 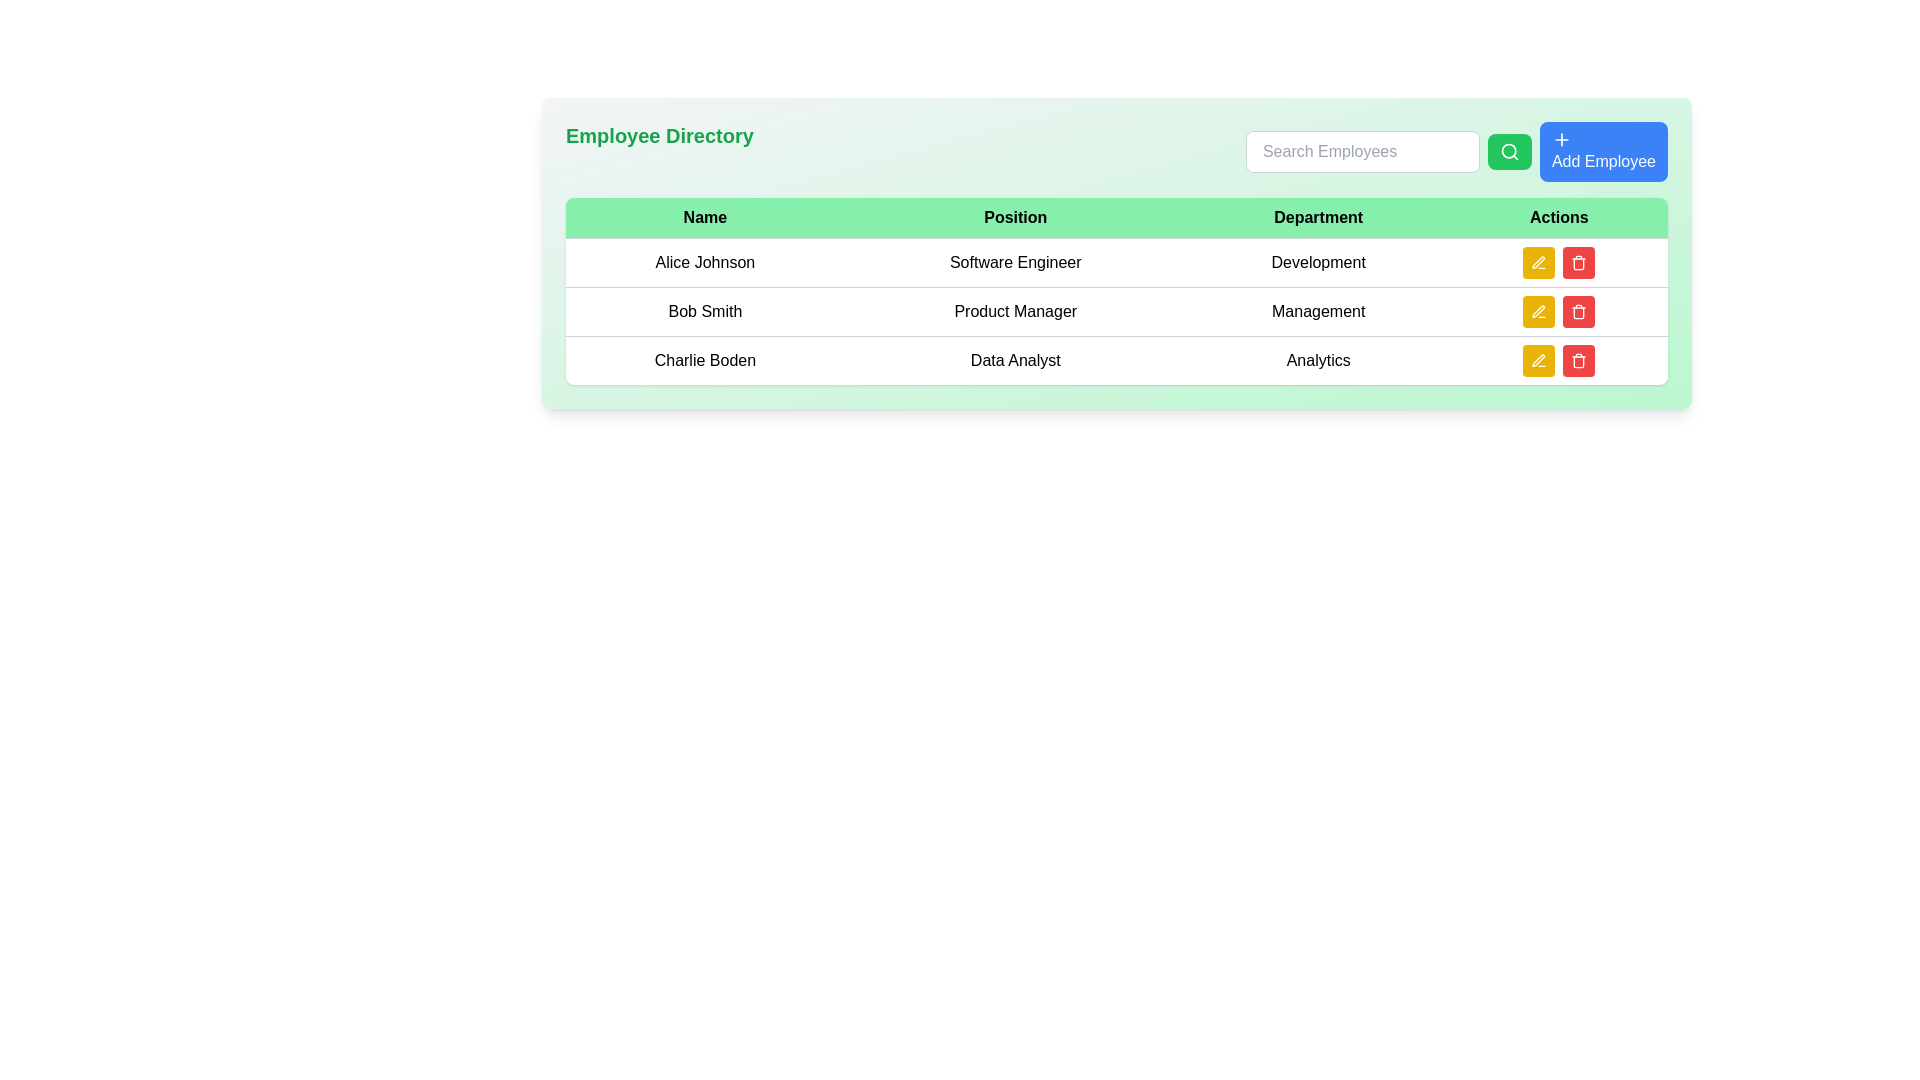 I want to click on the text label displaying the name of an individual in the employee directory table, located in the second row of the 'Name' column, to trigger a tooltip or highlight, so click(x=705, y=312).